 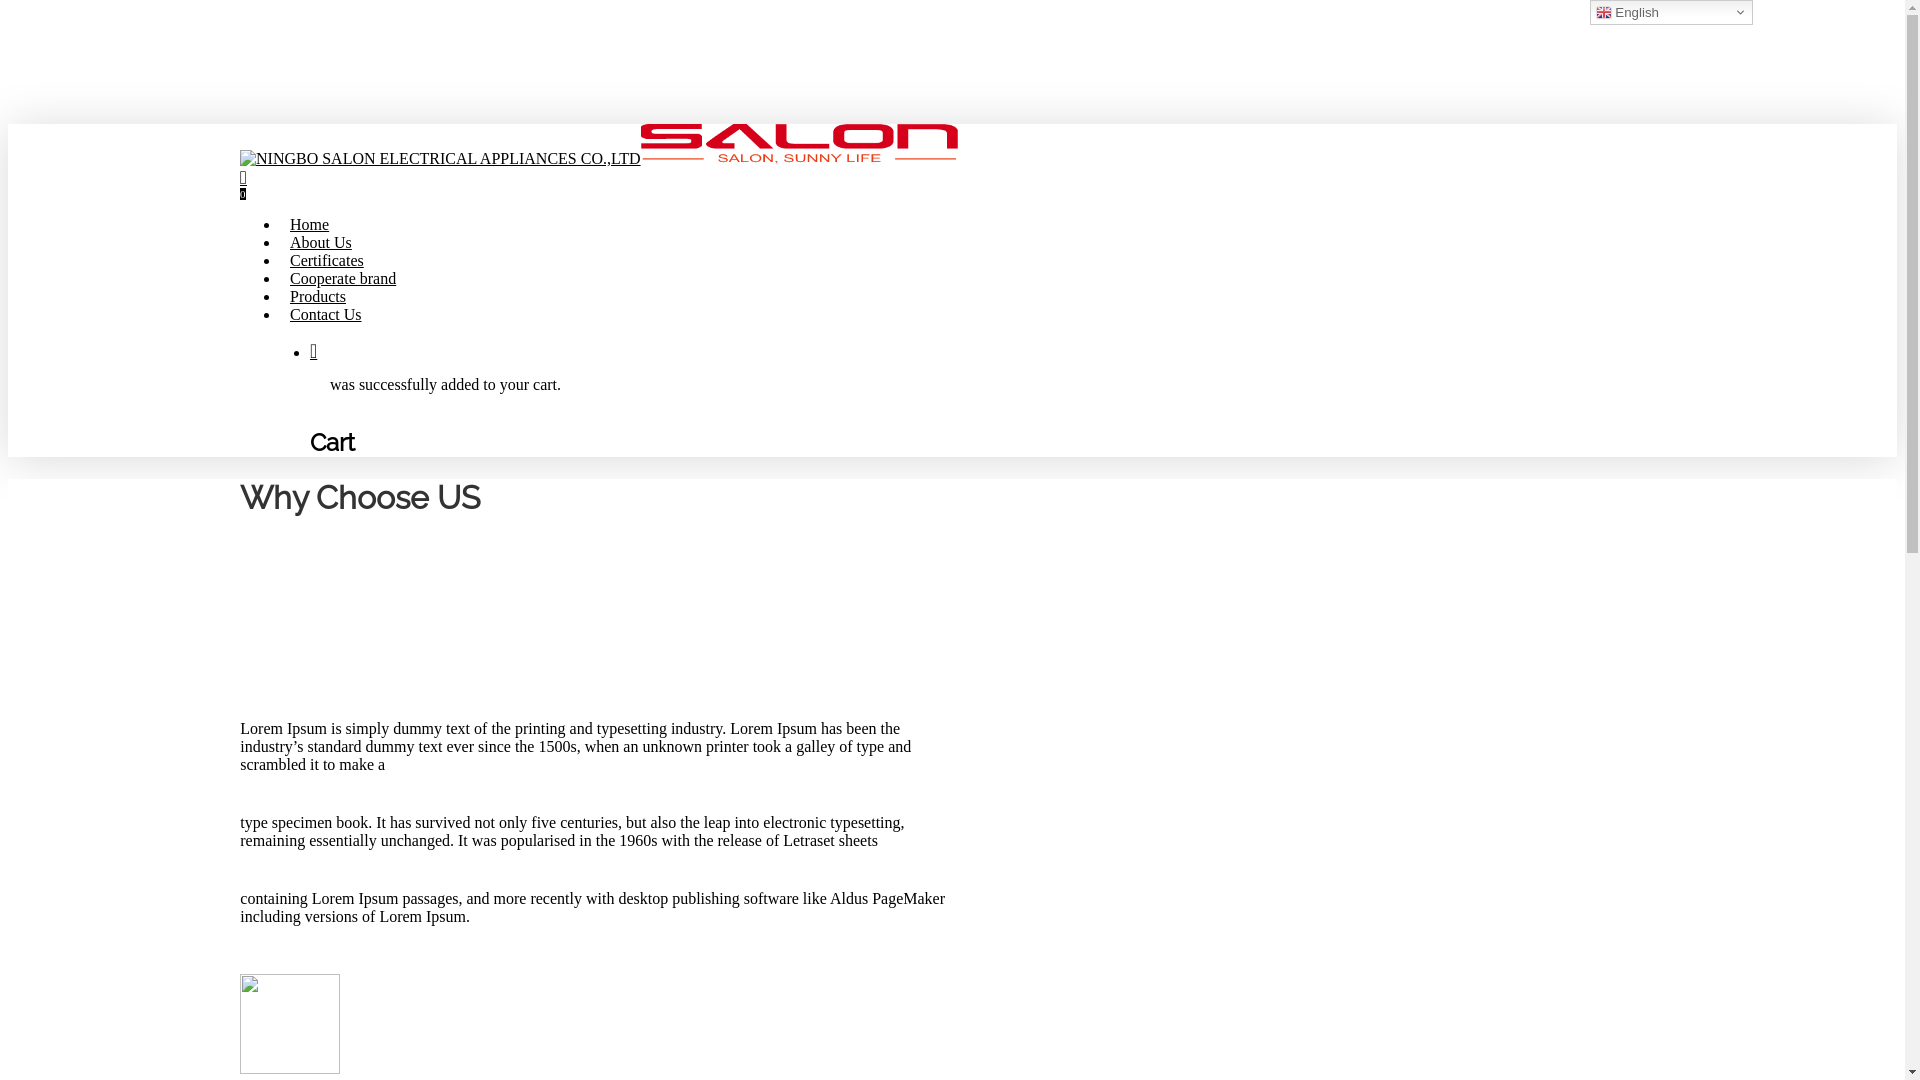 I want to click on 'About Us', so click(x=321, y=241).